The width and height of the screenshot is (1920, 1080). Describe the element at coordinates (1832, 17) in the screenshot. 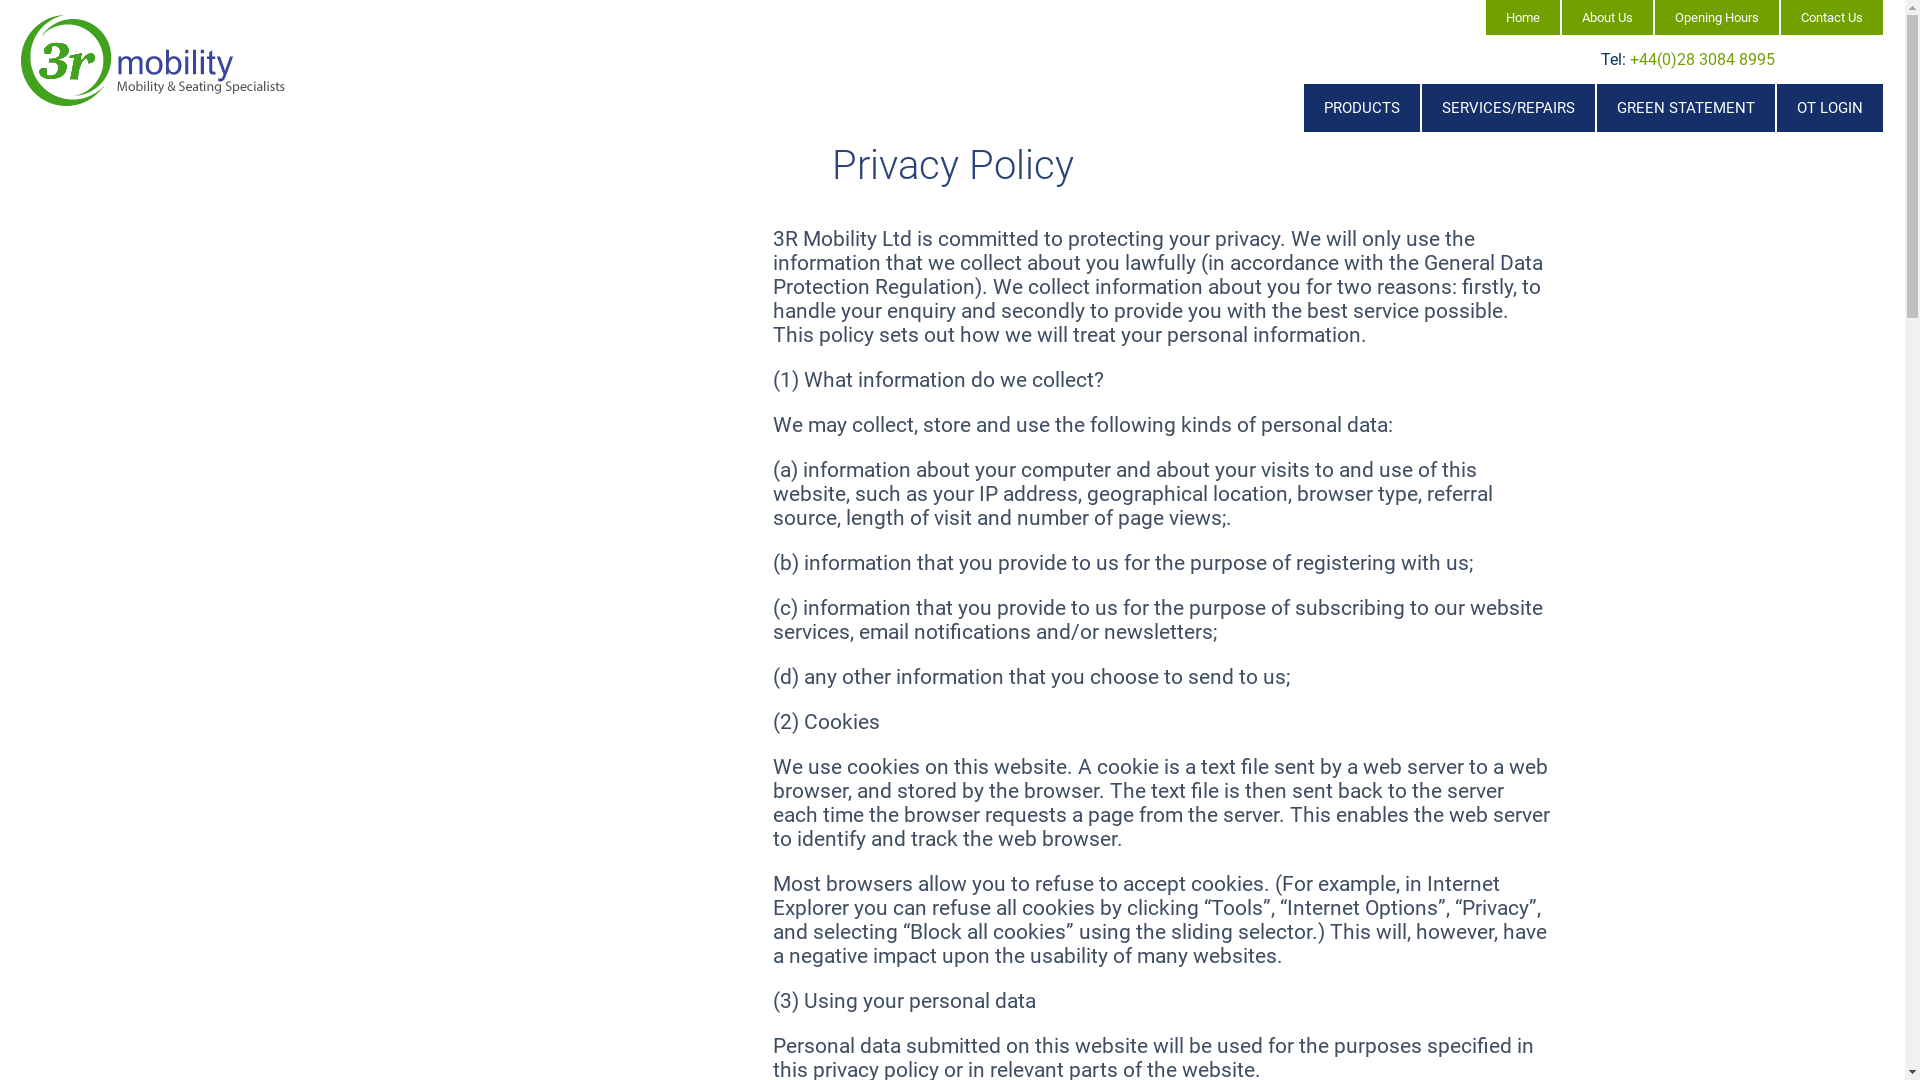

I see `'Contact Us'` at that location.